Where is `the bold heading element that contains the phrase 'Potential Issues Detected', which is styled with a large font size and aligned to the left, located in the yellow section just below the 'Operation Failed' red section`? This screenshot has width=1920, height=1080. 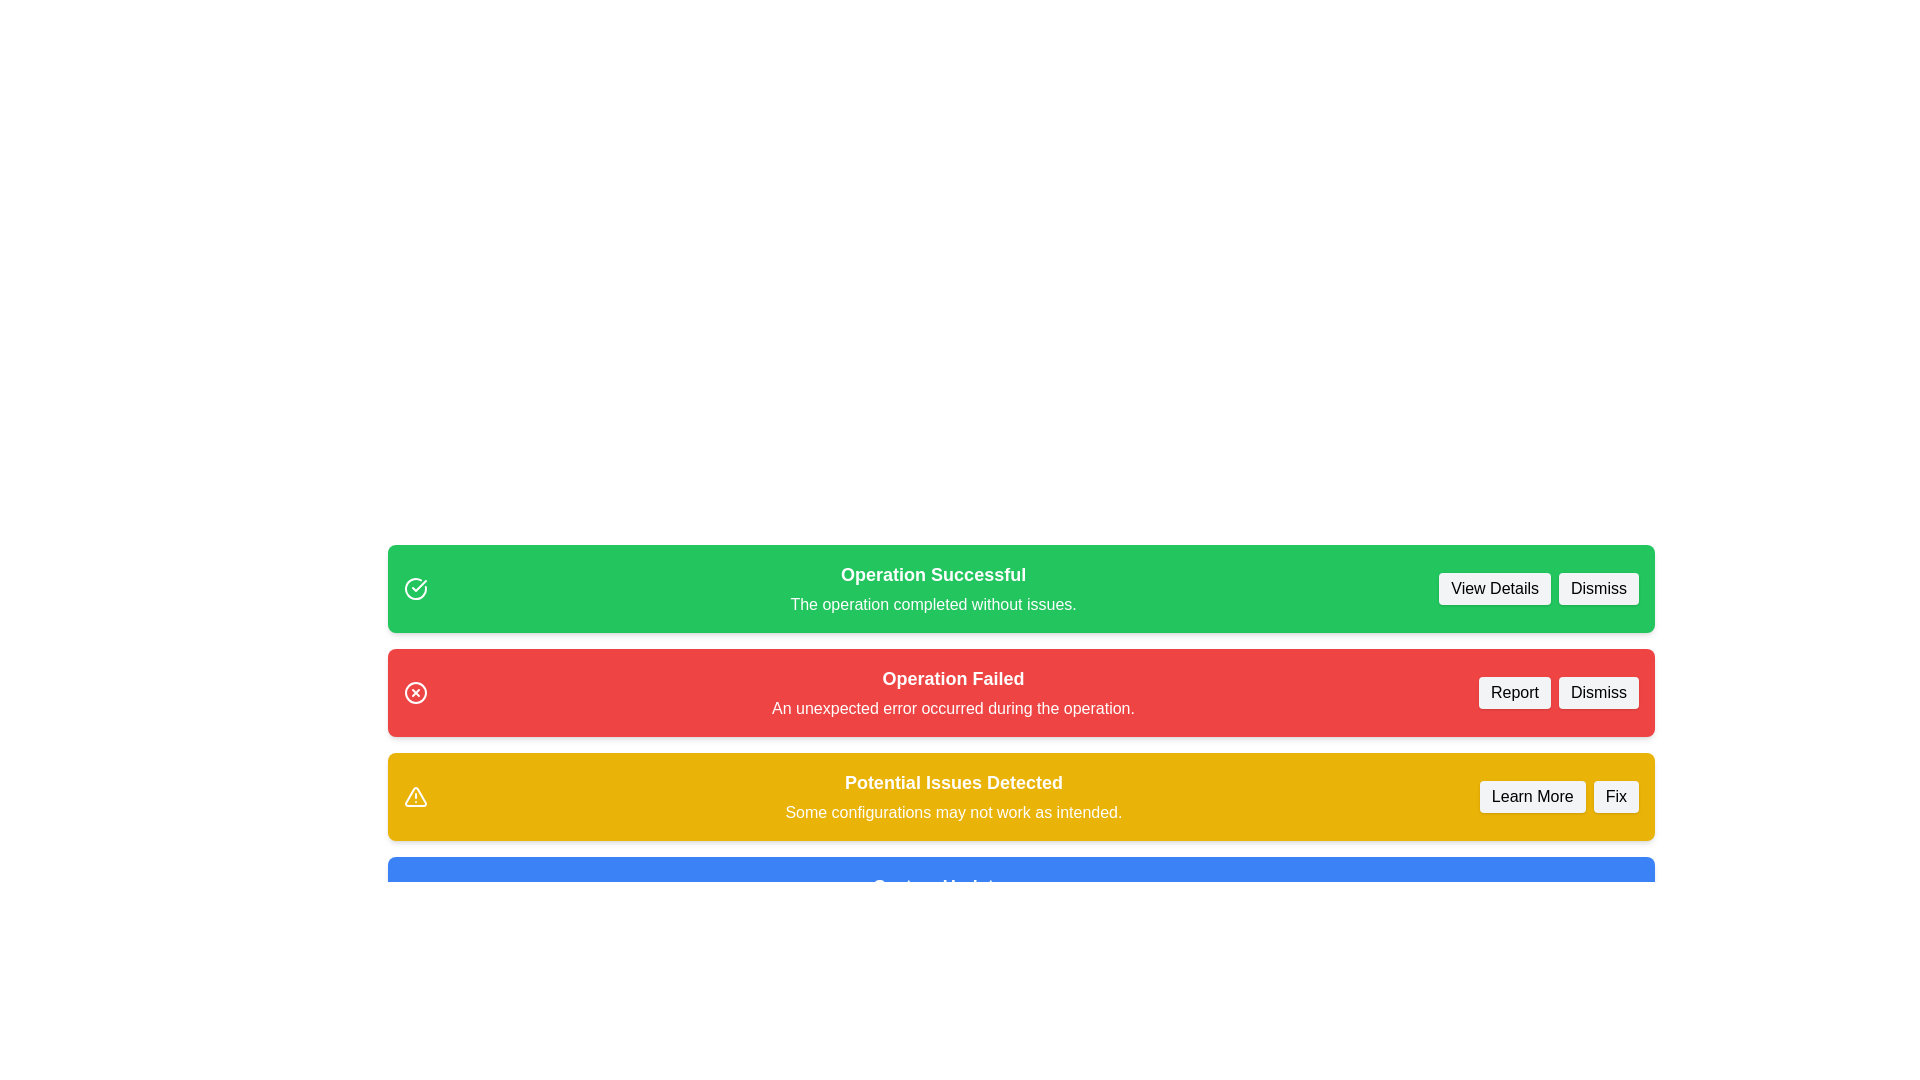 the bold heading element that contains the phrase 'Potential Issues Detected', which is styled with a large font size and aligned to the left, located in the yellow section just below the 'Operation Failed' red section is located at coordinates (952, 782).